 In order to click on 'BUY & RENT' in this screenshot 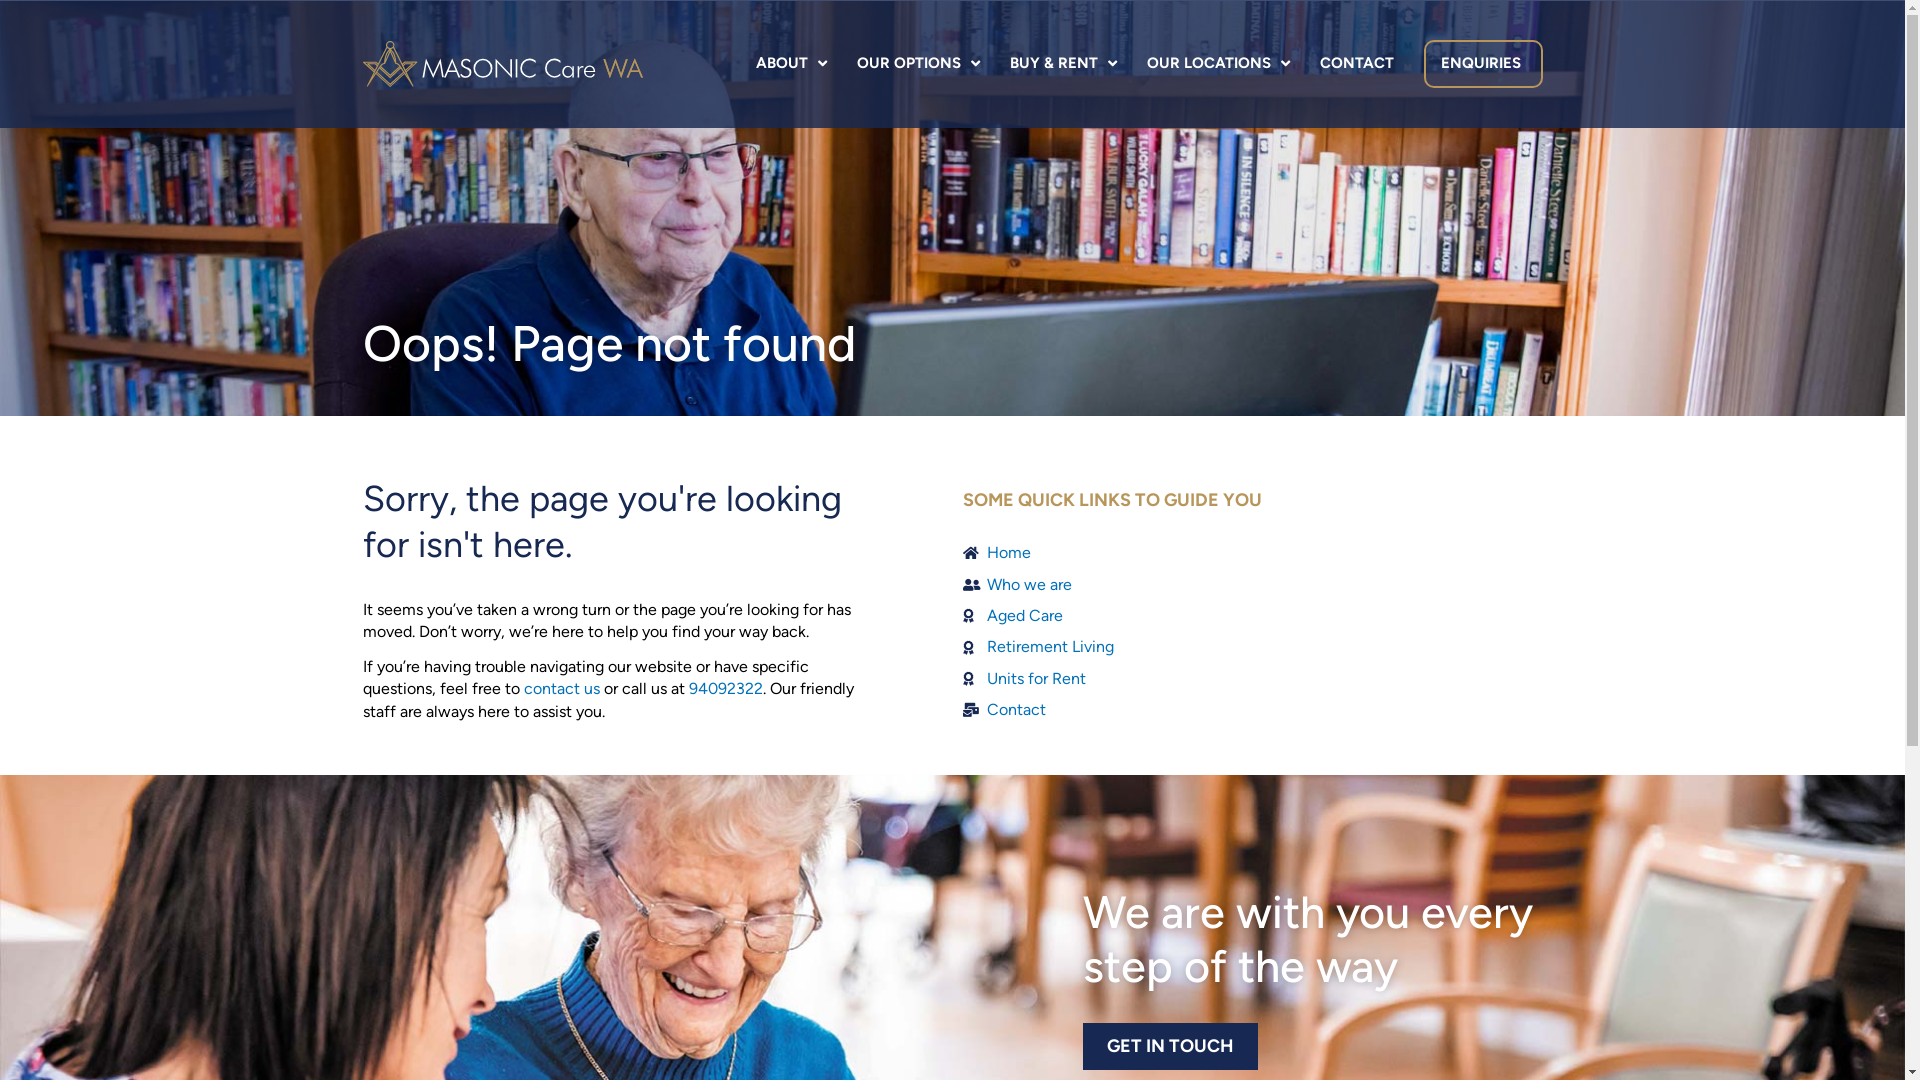, I will do `click(1061, 63)`.